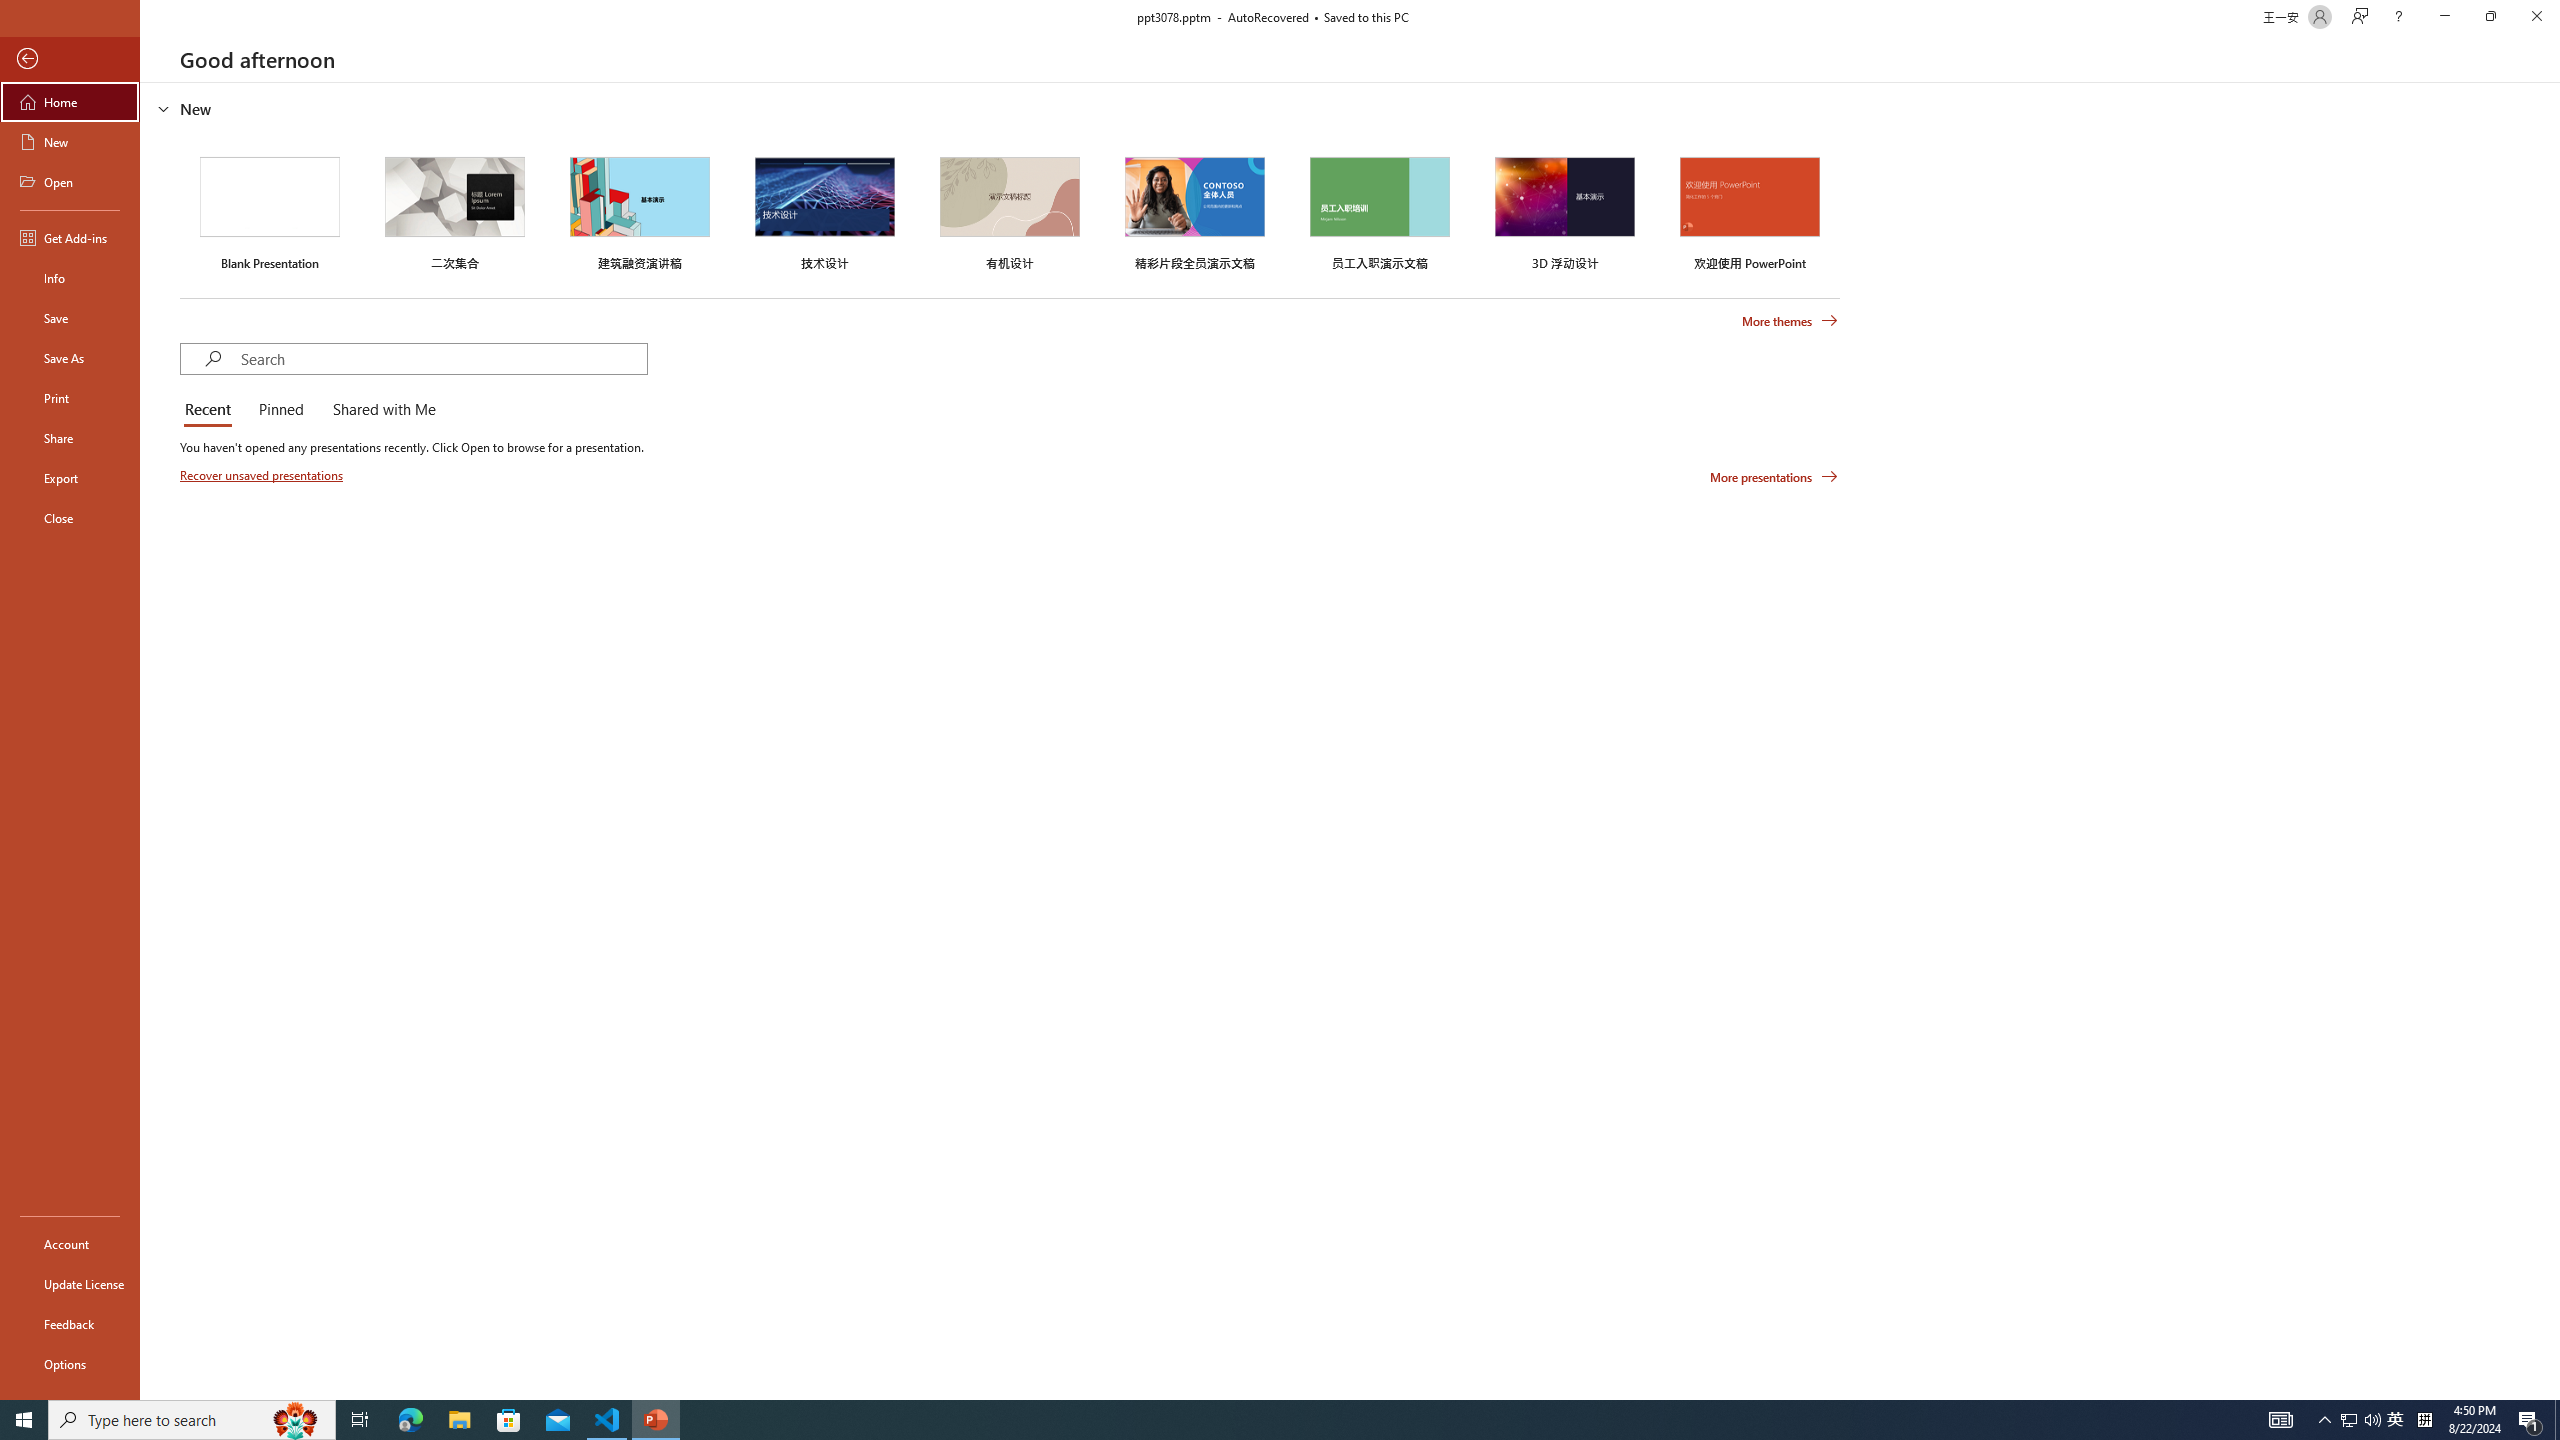 Image resolution: width=2560 pixels, height=1440 pixels. I want to click on 'New', so click(69, 141).